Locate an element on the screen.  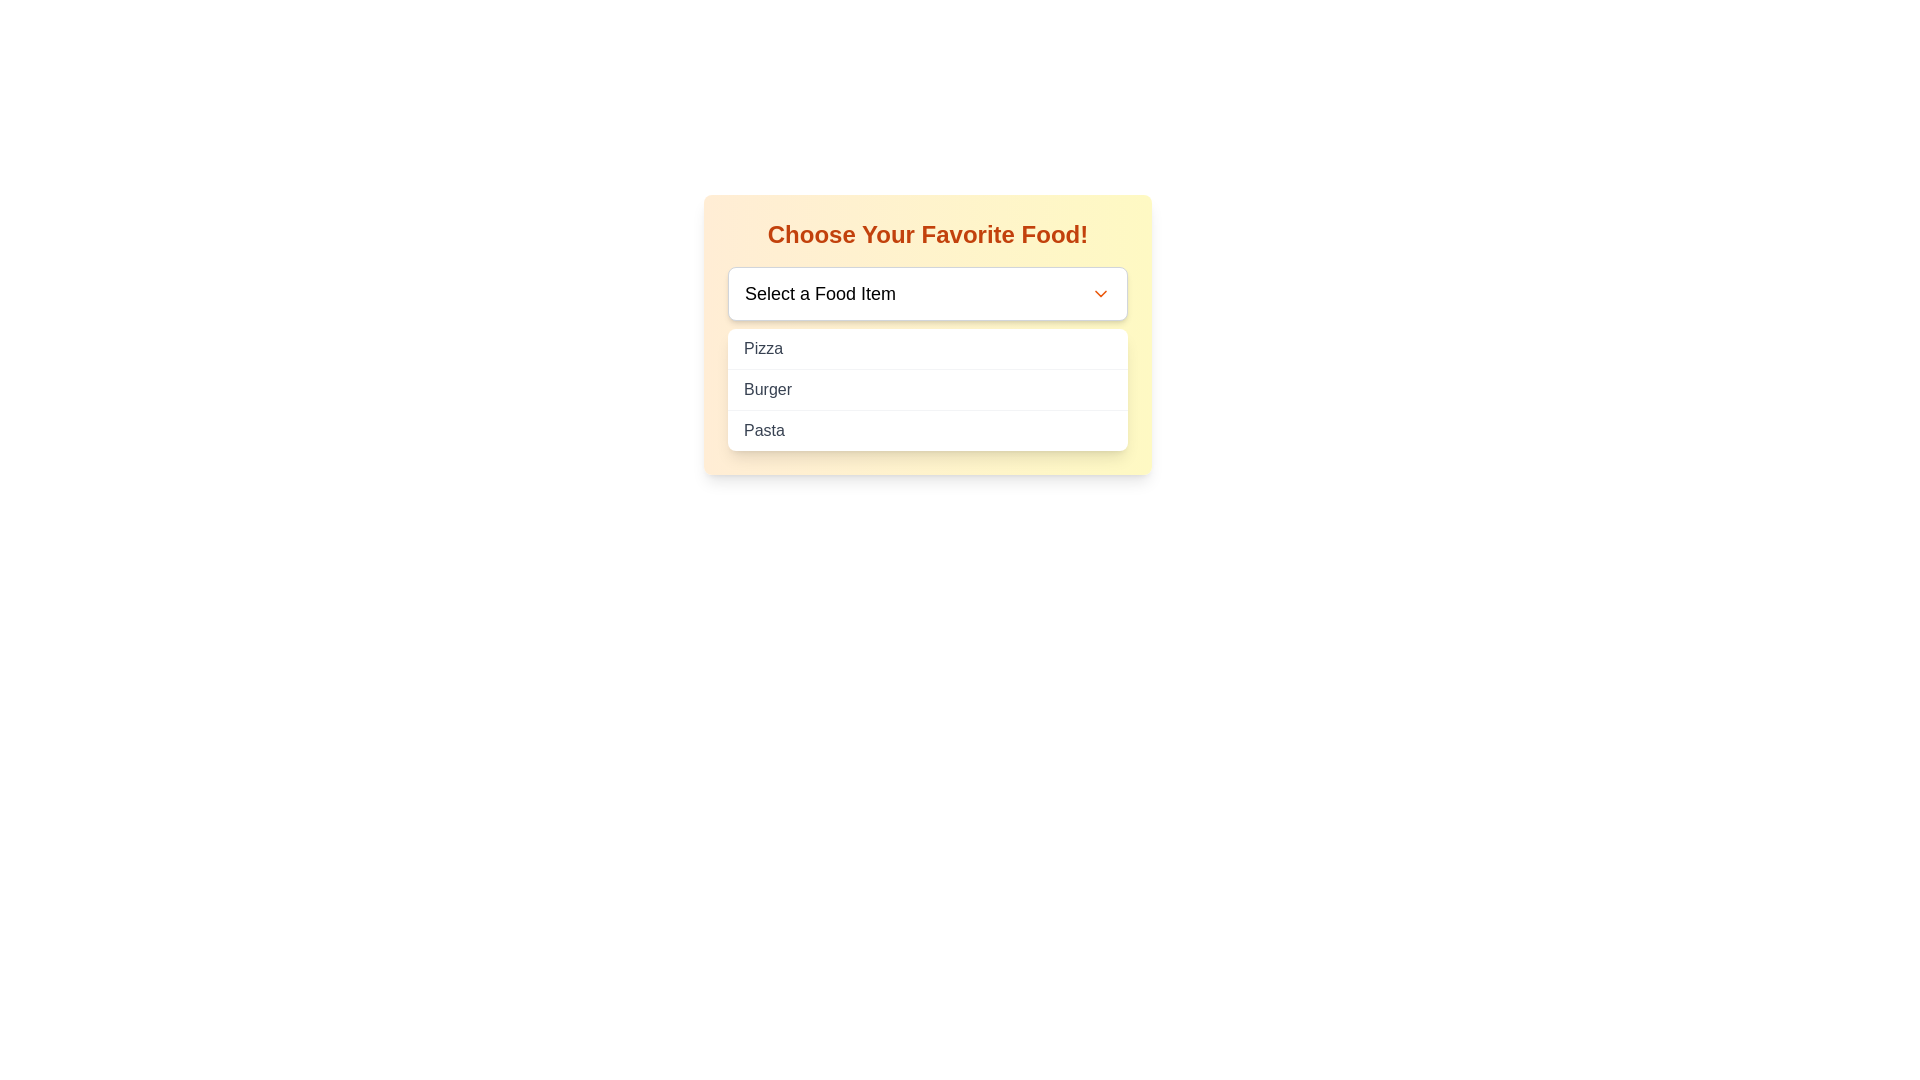
the 'Pizza' option in the dropdown menu, which is the first selectable label below the 'Select a Food Item' input field is located at coordinates (762, 347).